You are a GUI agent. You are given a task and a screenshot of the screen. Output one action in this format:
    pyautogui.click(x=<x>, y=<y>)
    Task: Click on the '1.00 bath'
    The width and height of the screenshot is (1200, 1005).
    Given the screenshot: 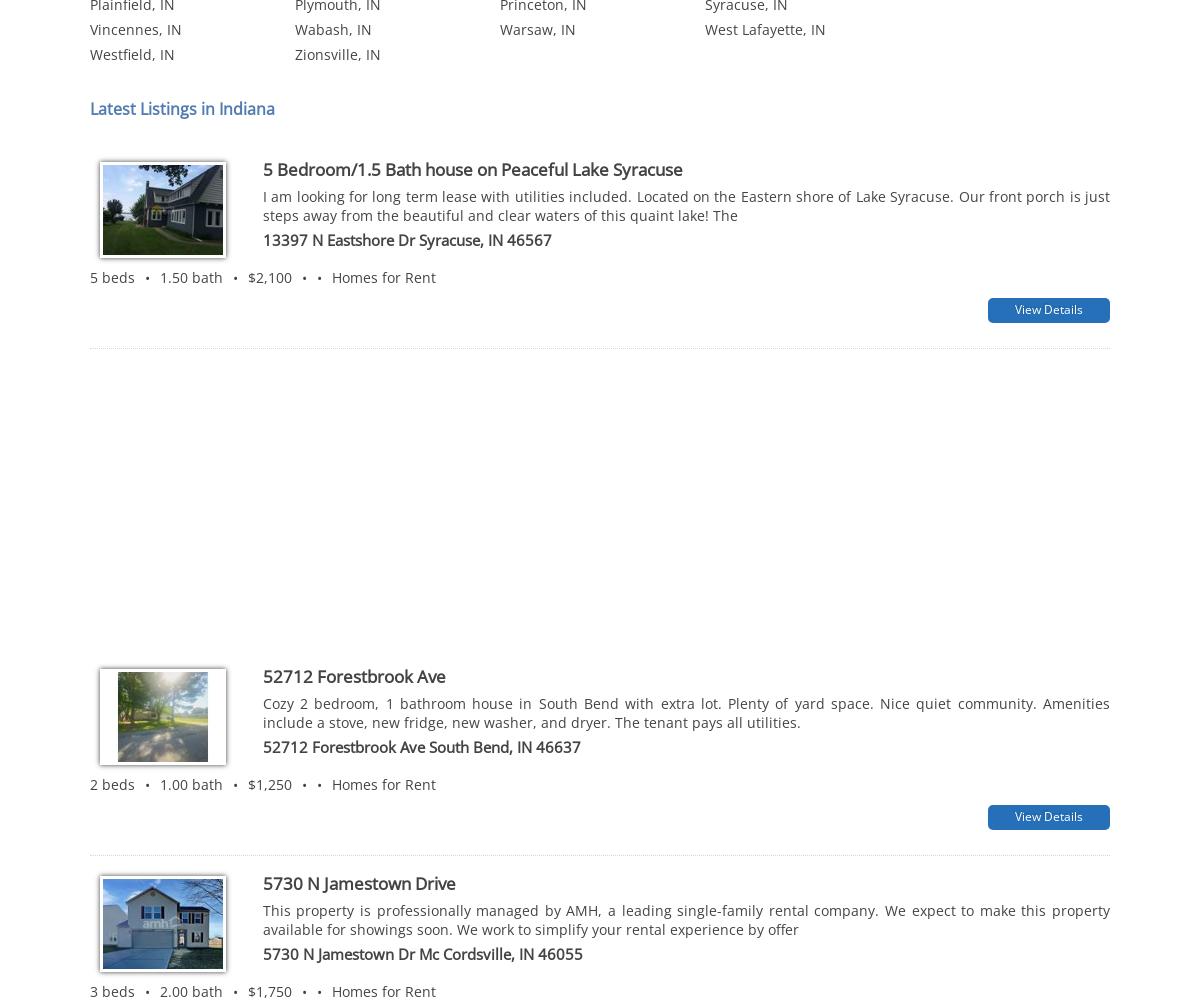 What is the action you would take?
    pyautogui.click(x=158, y=502)
    